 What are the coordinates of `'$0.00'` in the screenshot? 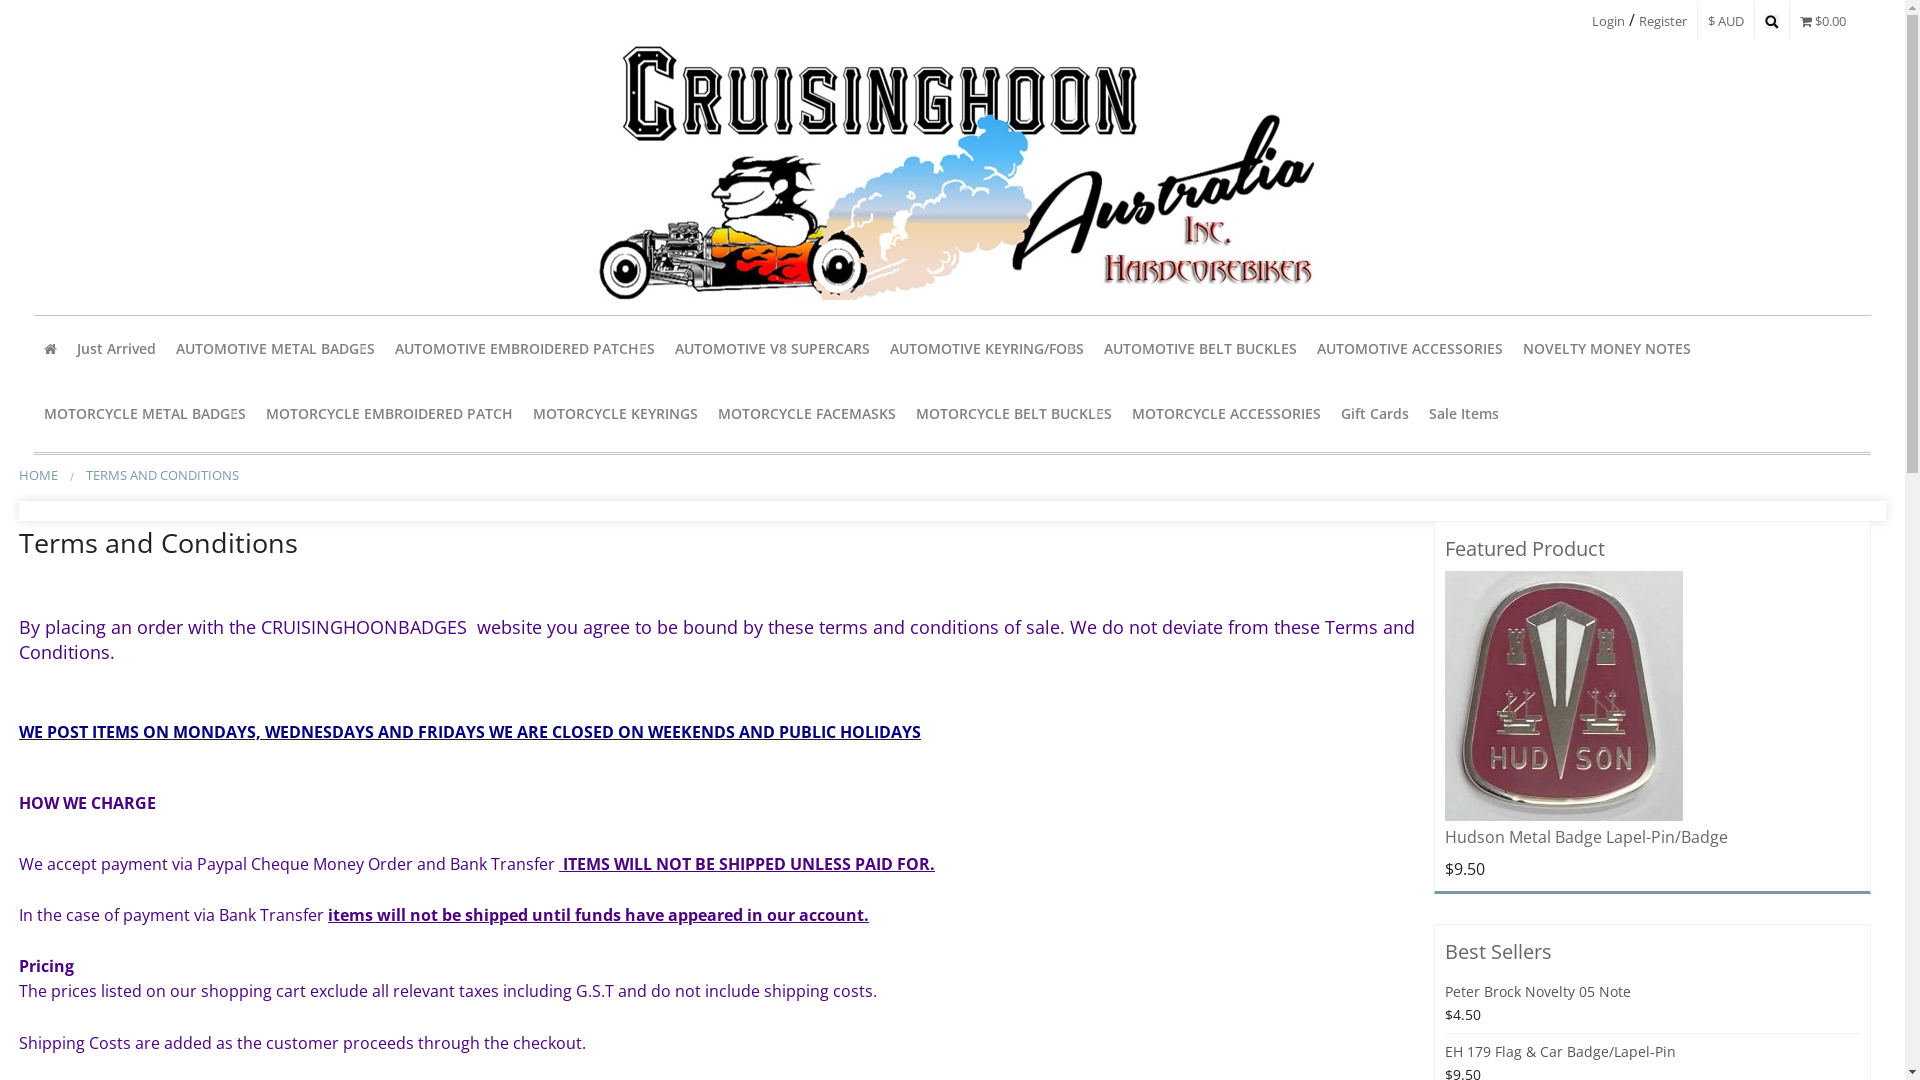 It's located at (1823, 20).